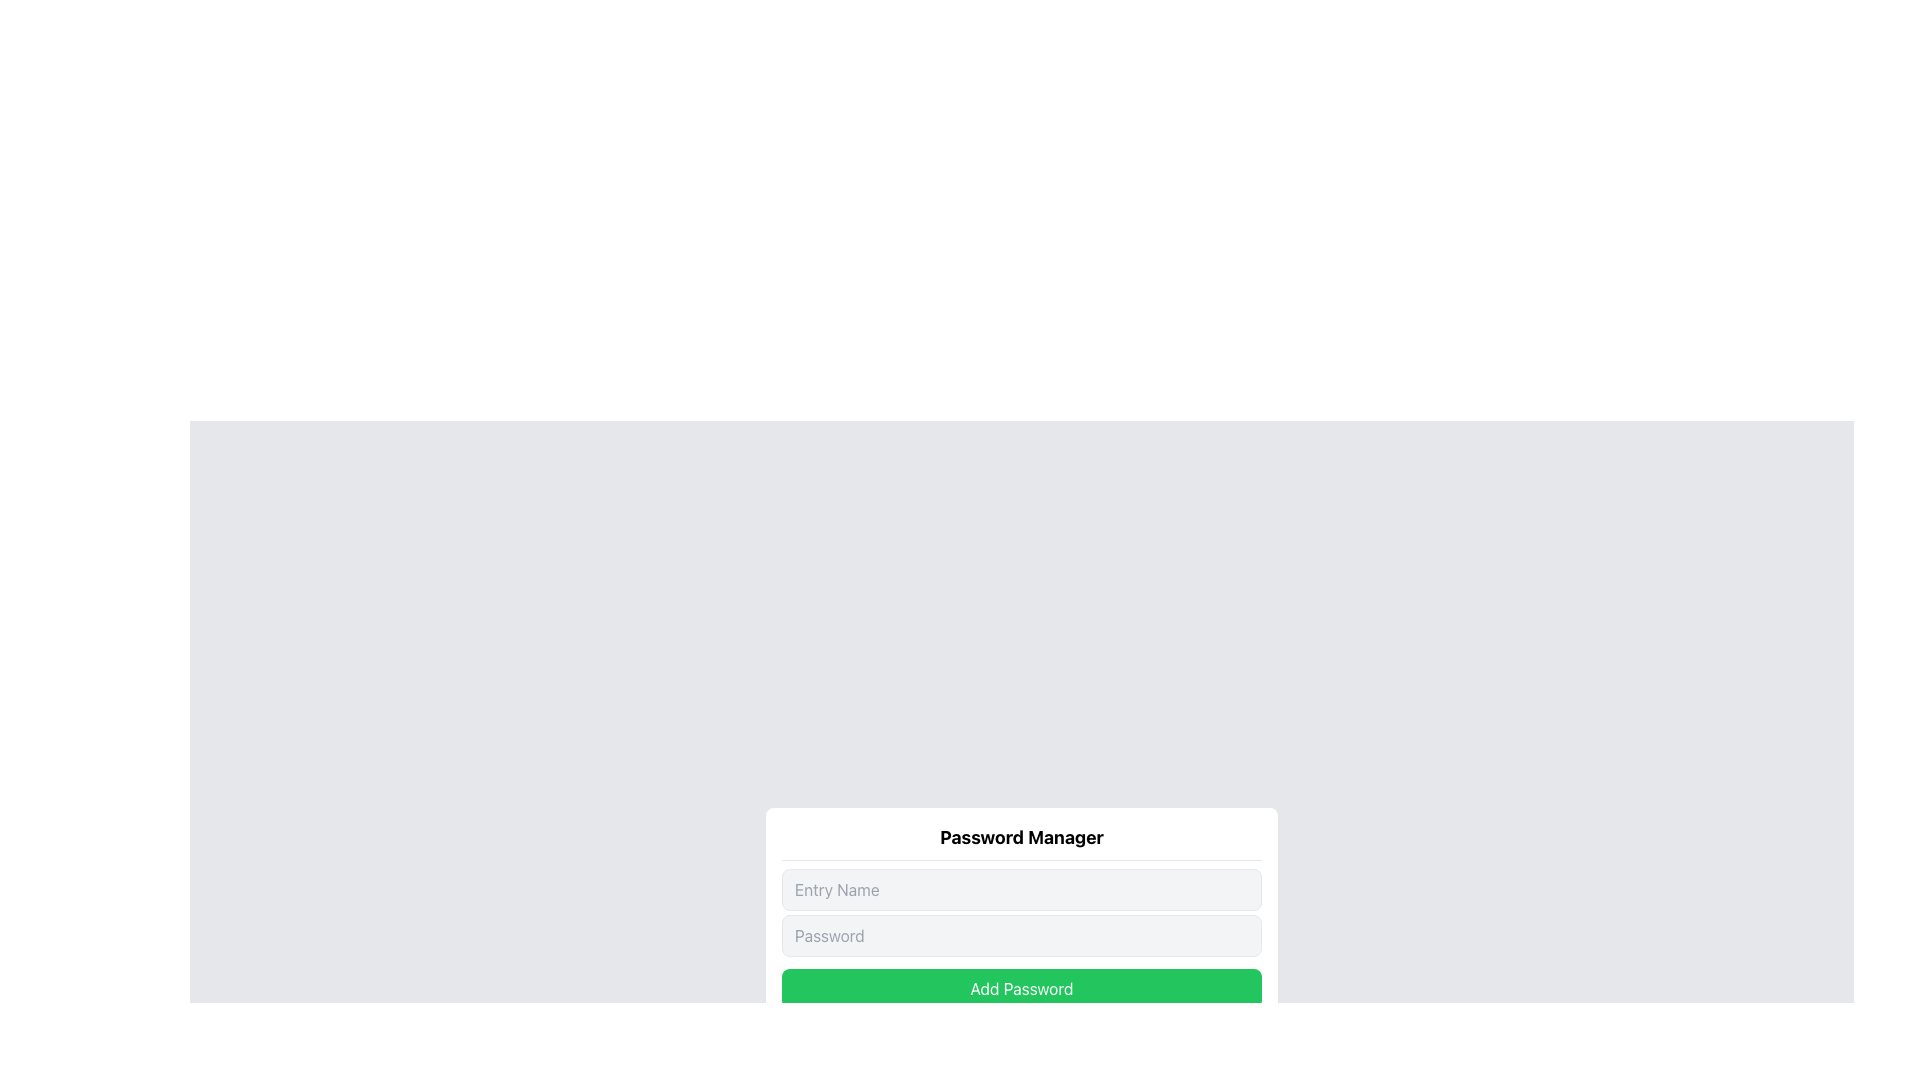 This screenshot has width=1920, height=1080. What do you see at coordinates (1022, 911) in the screenshot?
I see `the input field in the Vertical Stack of Input Fields of the Password Manager interface for interaction` at bounding box center [1022, 911].